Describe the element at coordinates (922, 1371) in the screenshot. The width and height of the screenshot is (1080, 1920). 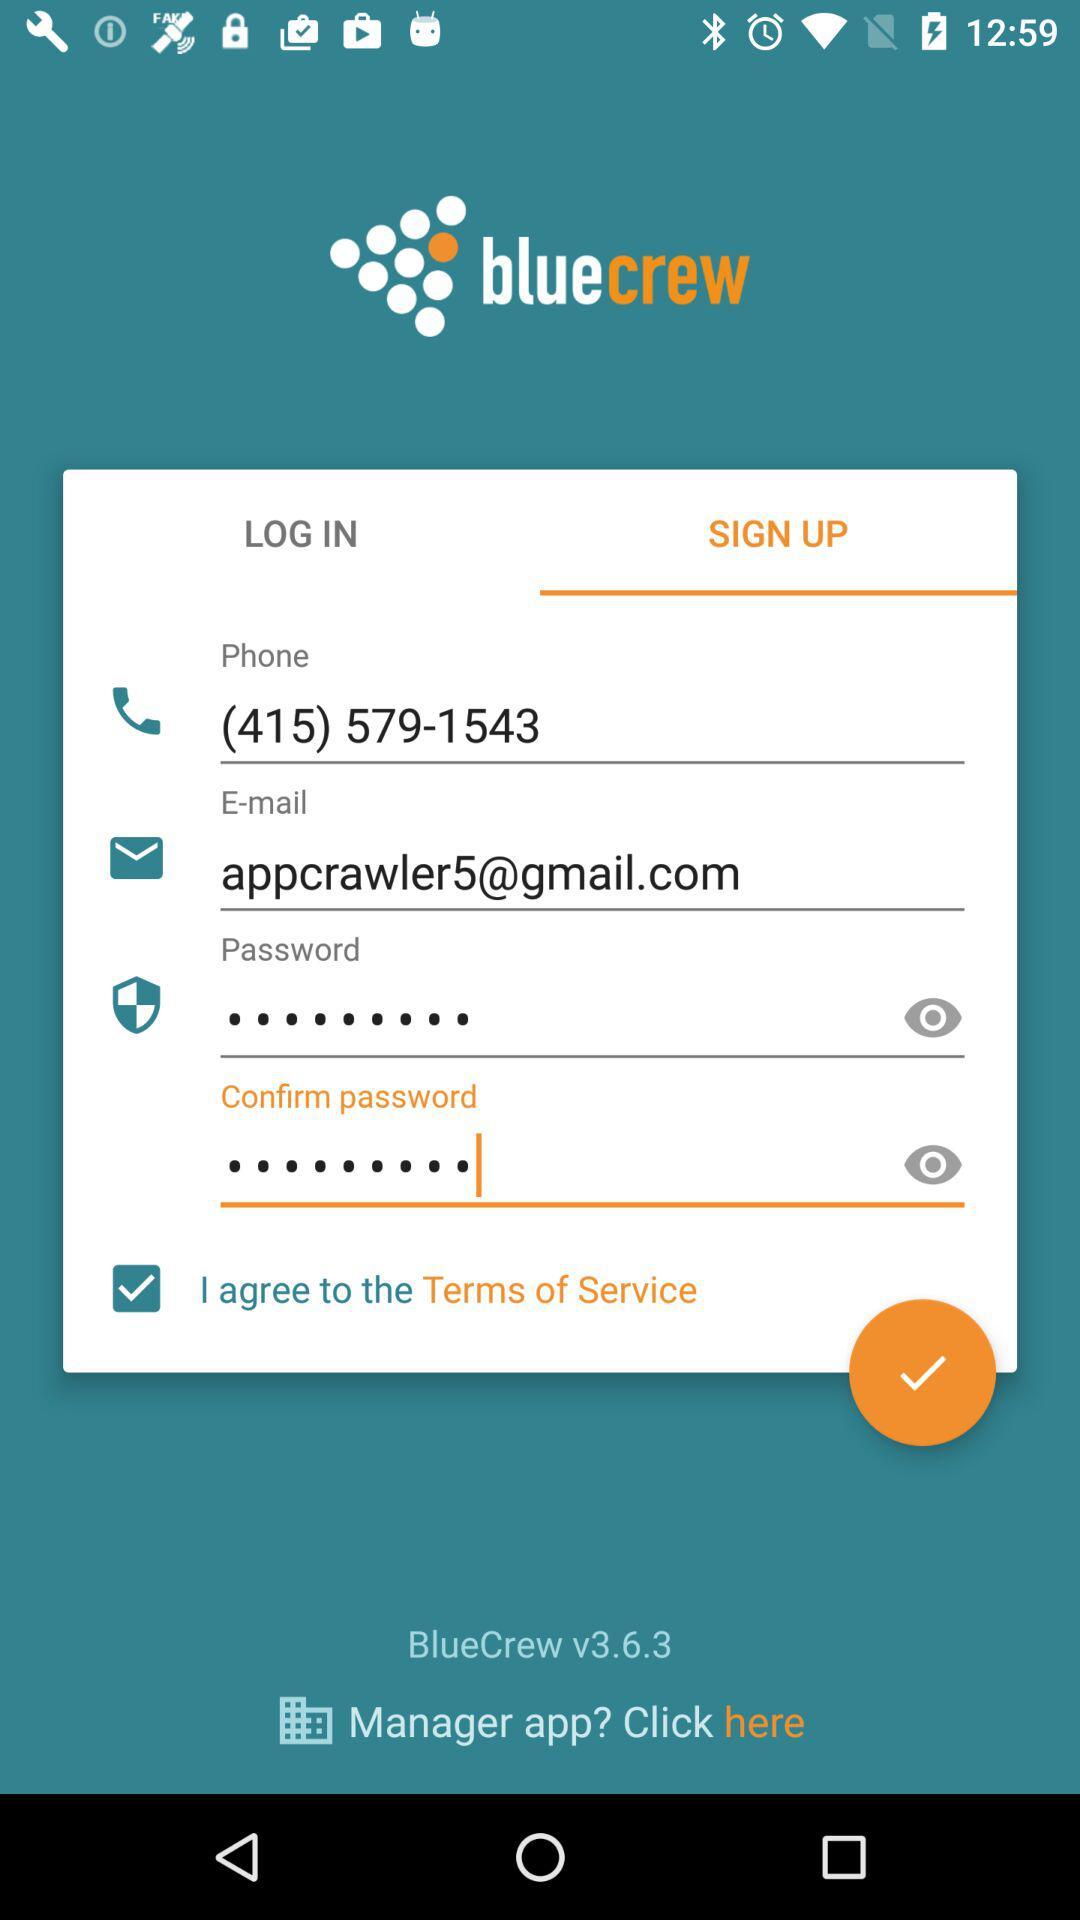
I see `item at the bottom right corner` at that location.